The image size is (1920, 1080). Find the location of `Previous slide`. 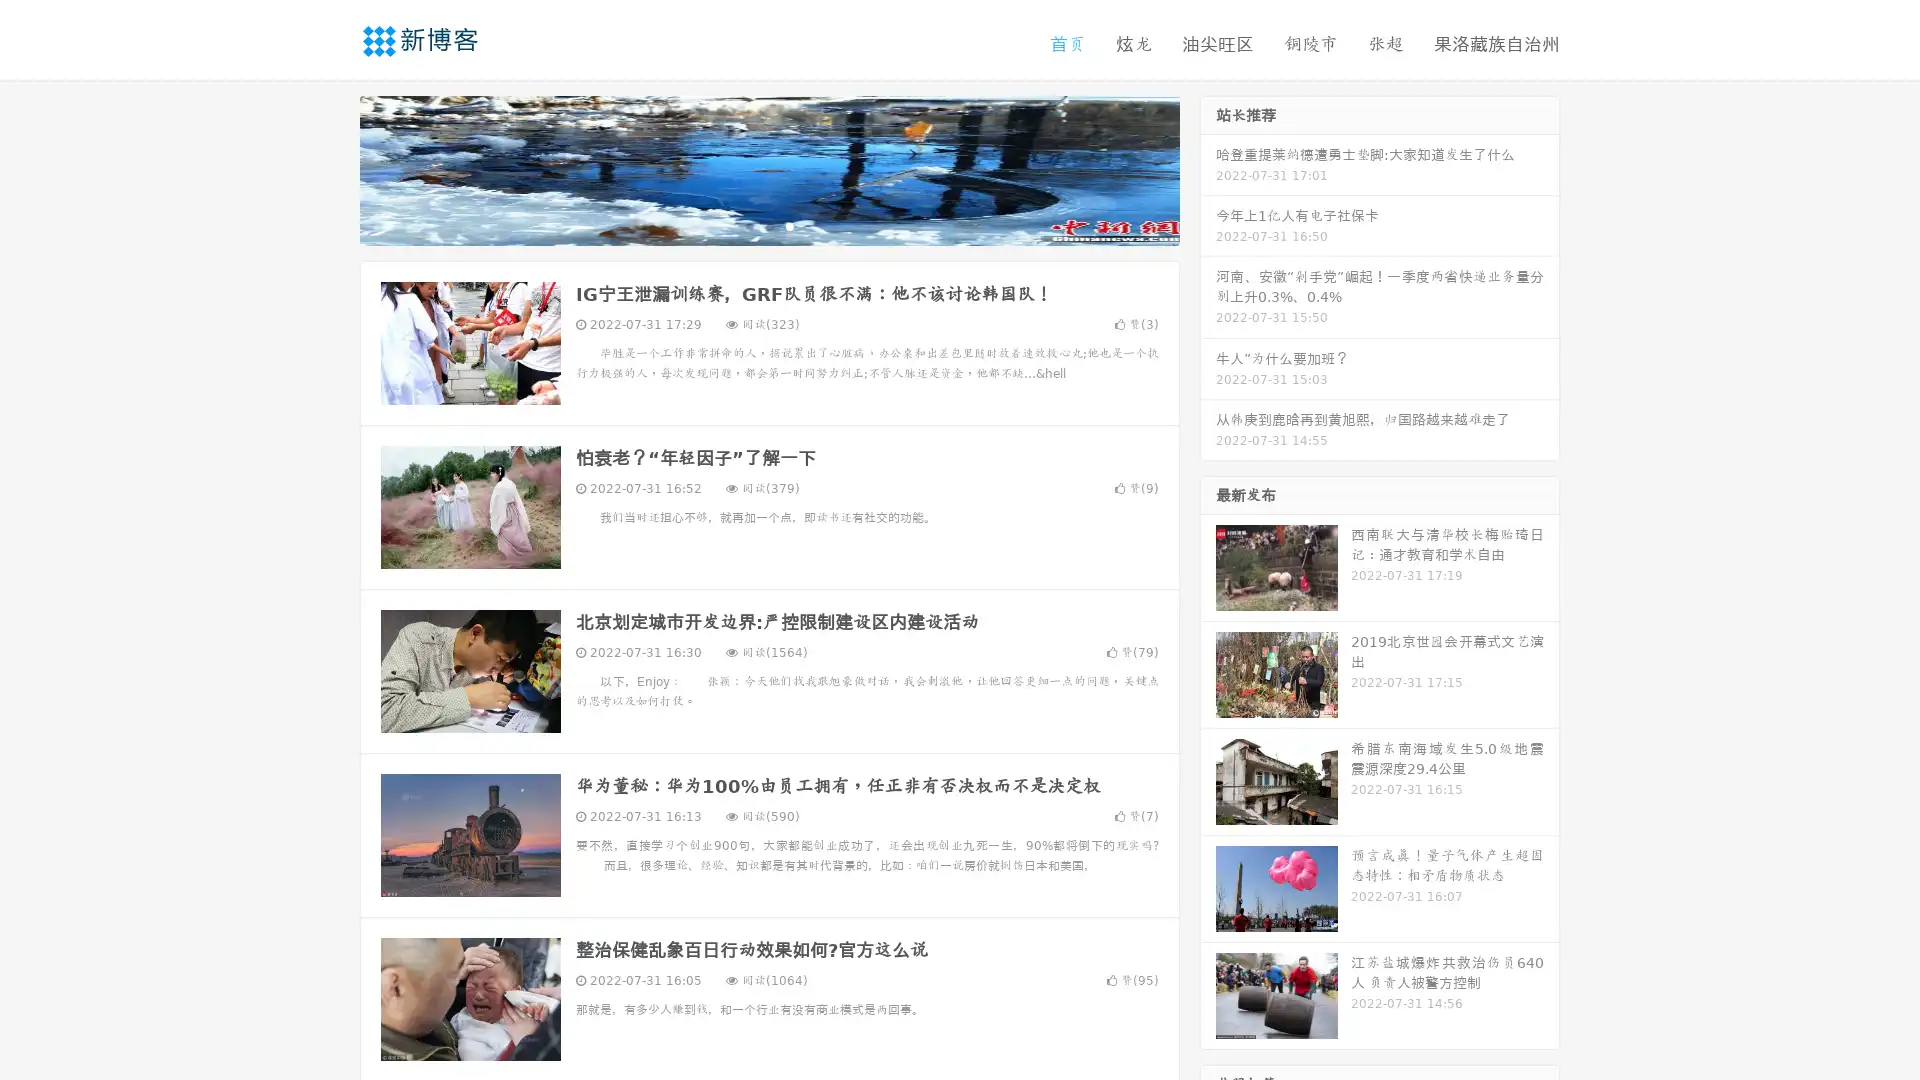

Previous slide is located at coordinates (330, 168).